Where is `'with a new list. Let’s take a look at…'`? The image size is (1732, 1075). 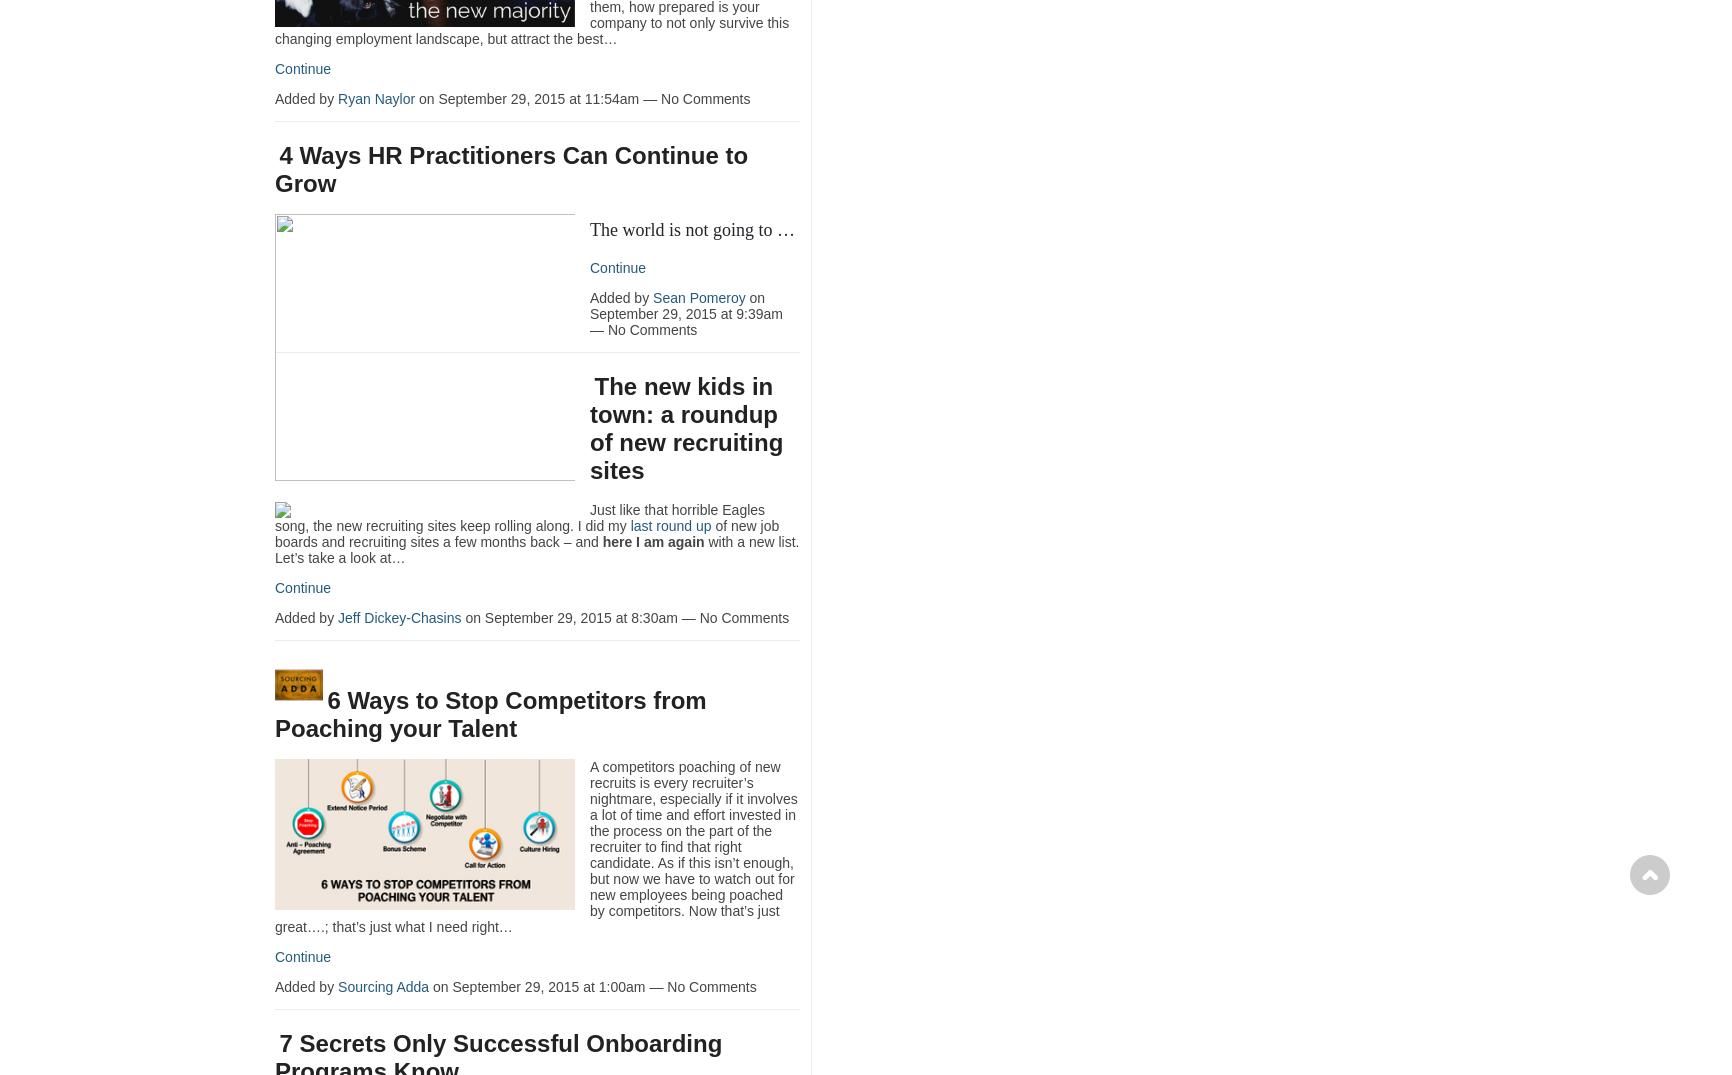
'with a new list. Let’s take a look at…' is located at coordinates (536, 549).